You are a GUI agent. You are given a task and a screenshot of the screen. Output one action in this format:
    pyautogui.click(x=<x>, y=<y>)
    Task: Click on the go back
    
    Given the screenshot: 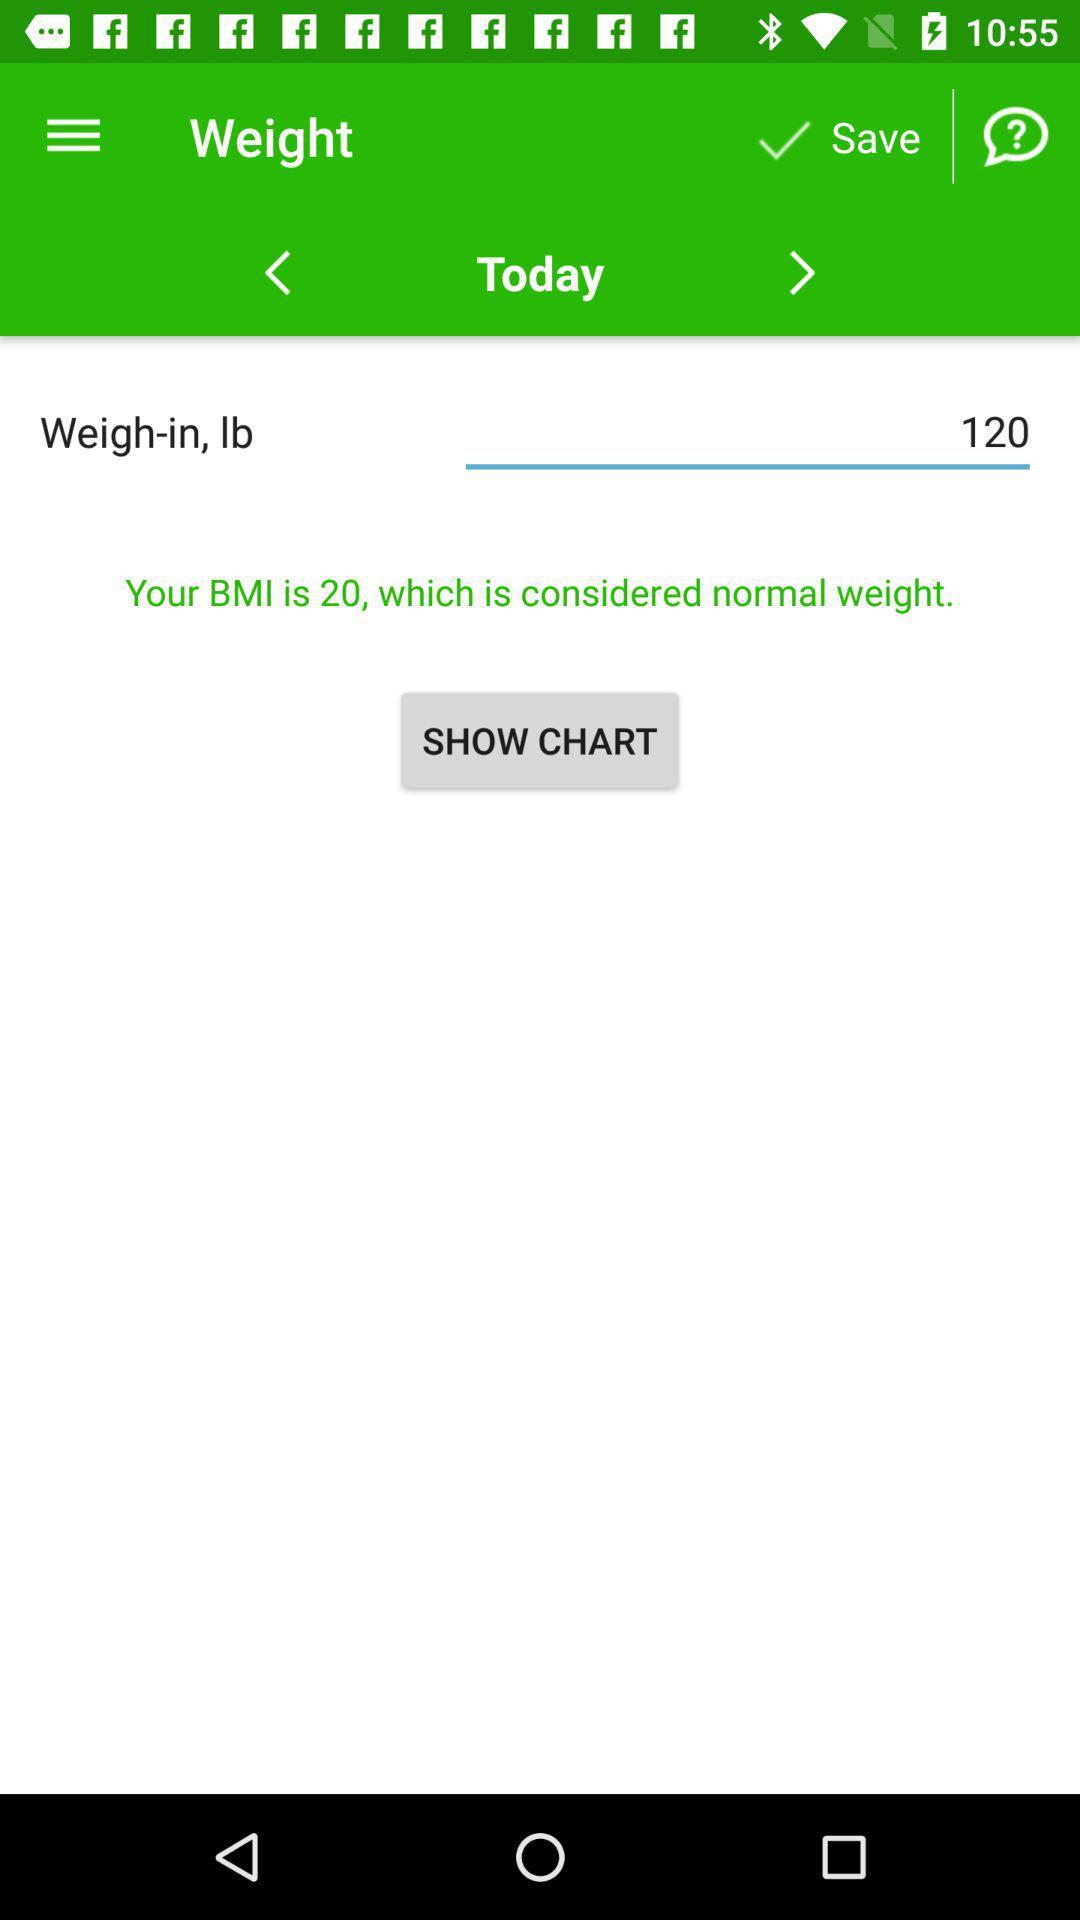 What is the action you would take?
    pyautogui.click(x=277, y=272)
    